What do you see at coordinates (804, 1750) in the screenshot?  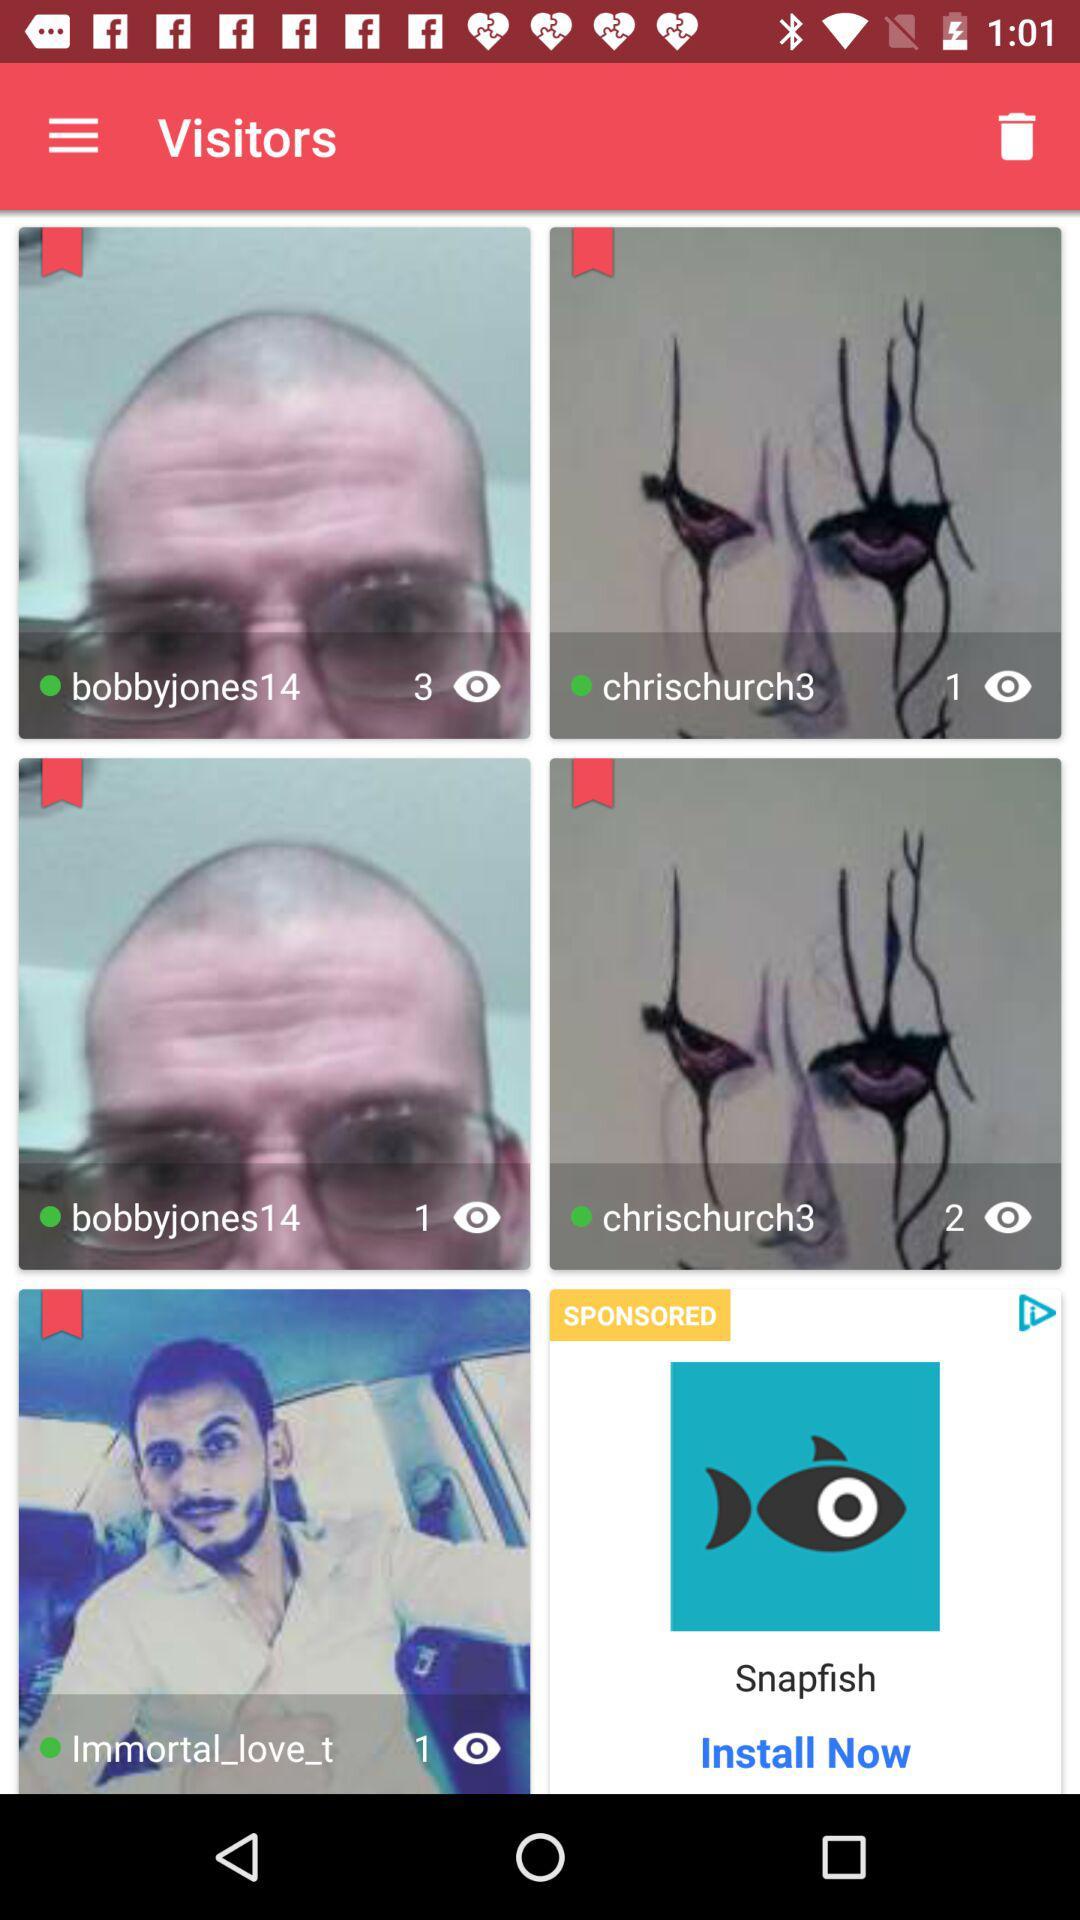 I see `the item below the snapfish app` at bounding box center [804, 1750].